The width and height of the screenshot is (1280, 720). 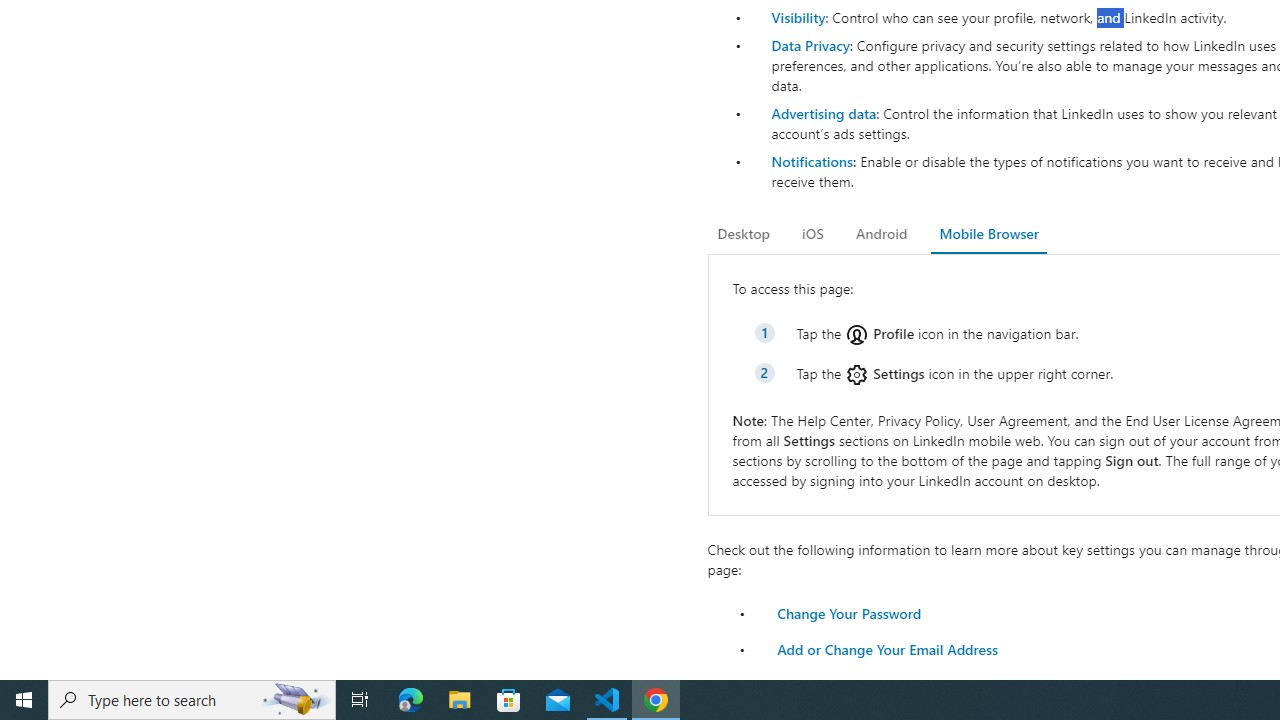 What do you see at coordinates (811, 160) in the screenshot?
I see `'Notifications'` at bounding box center [811, 160].